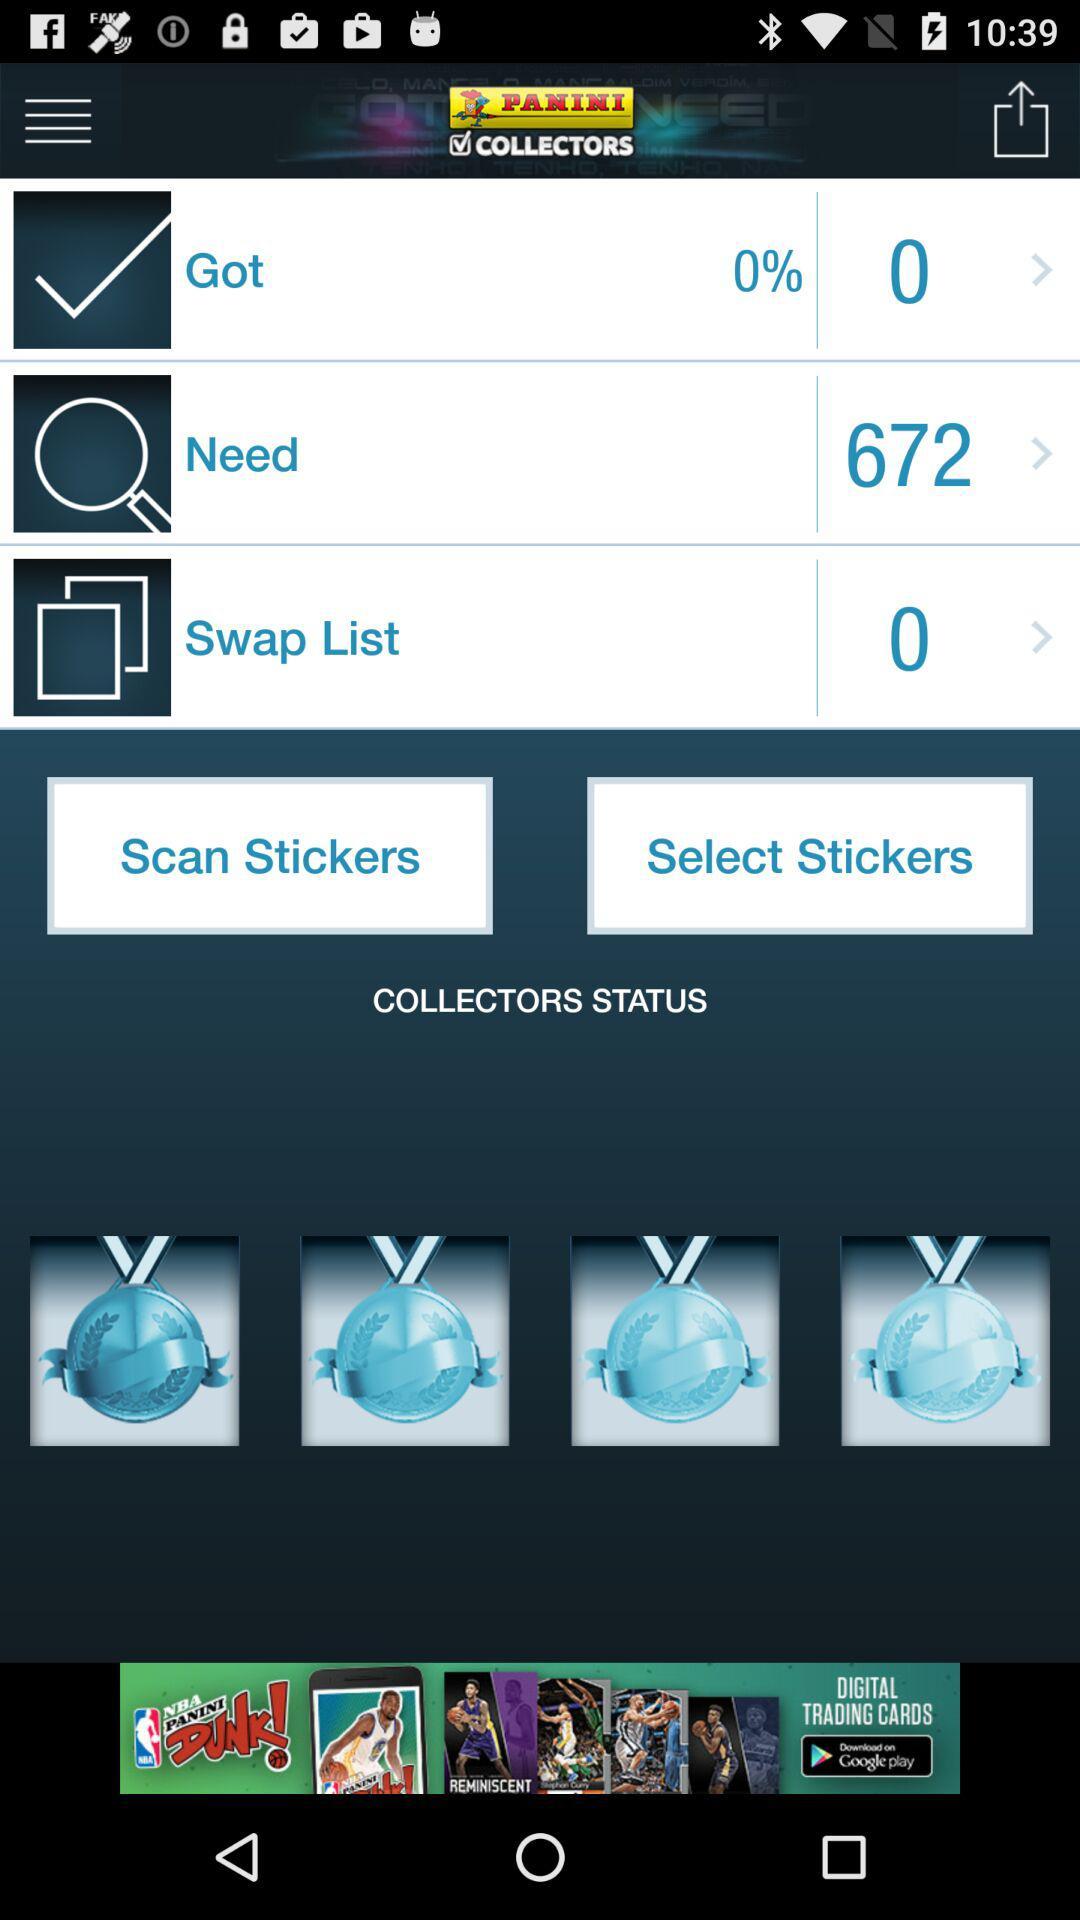  Describe the element at coordinates (810, 855) in the screenshot. I see `the item below swap list item` at that location.